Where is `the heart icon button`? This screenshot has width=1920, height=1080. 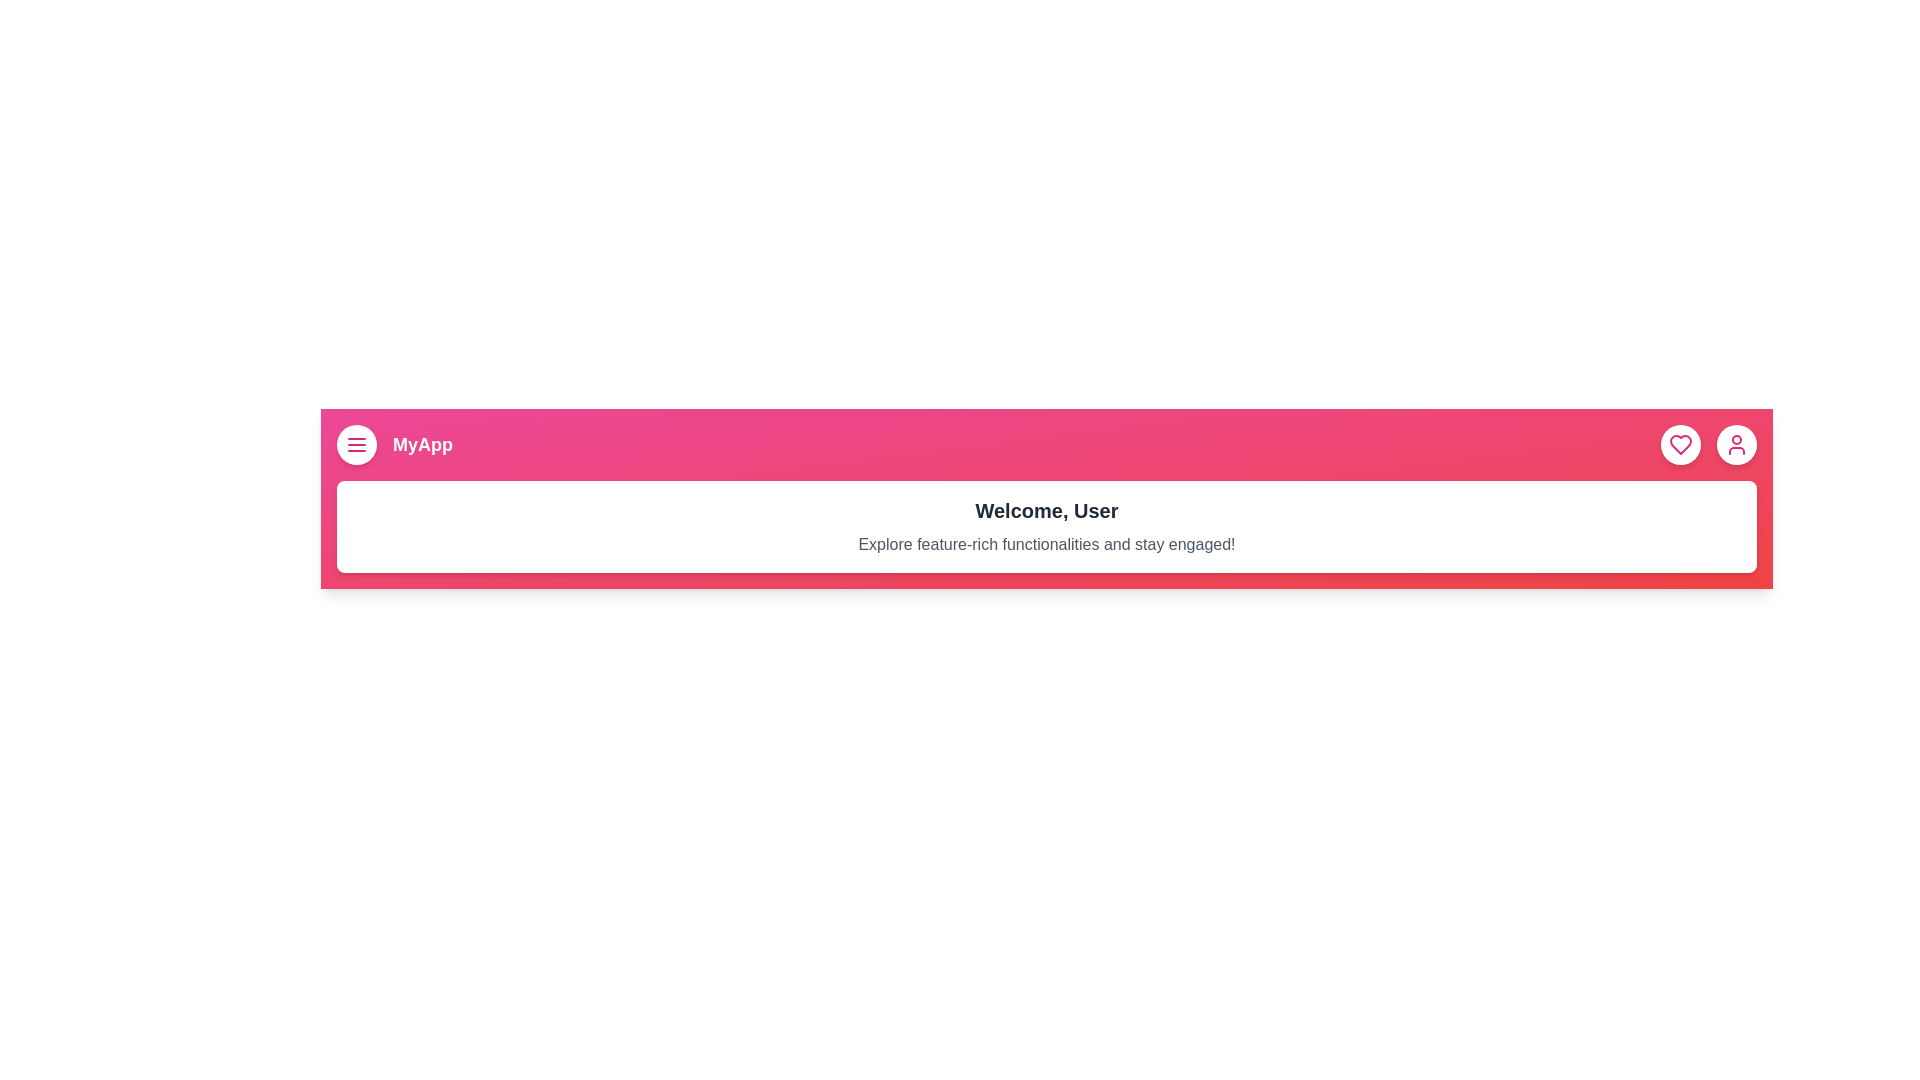 the heart icon button is located at coordinates (1680, 443).